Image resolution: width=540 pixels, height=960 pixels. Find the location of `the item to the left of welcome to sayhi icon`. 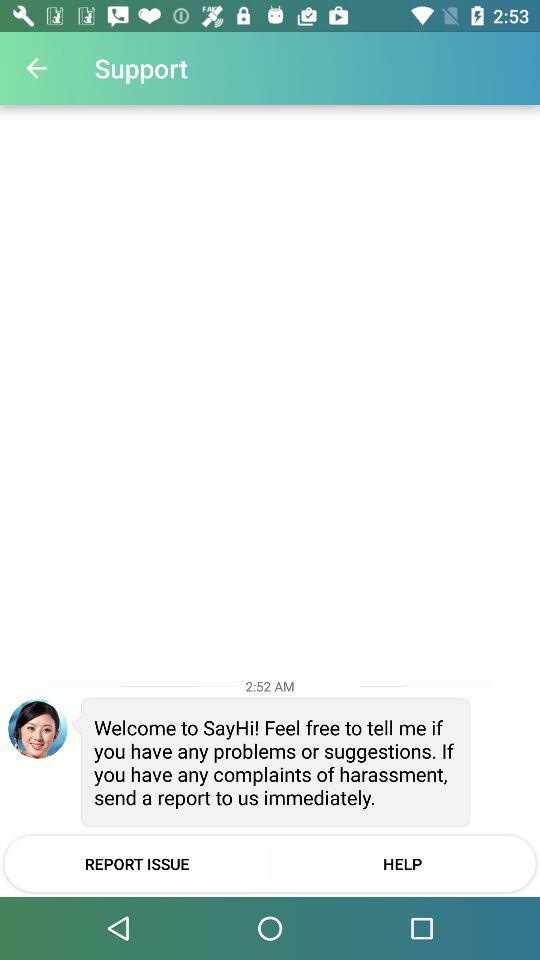

the item to the left of welcome to sayhi icon is located at coordinates (37, 728).